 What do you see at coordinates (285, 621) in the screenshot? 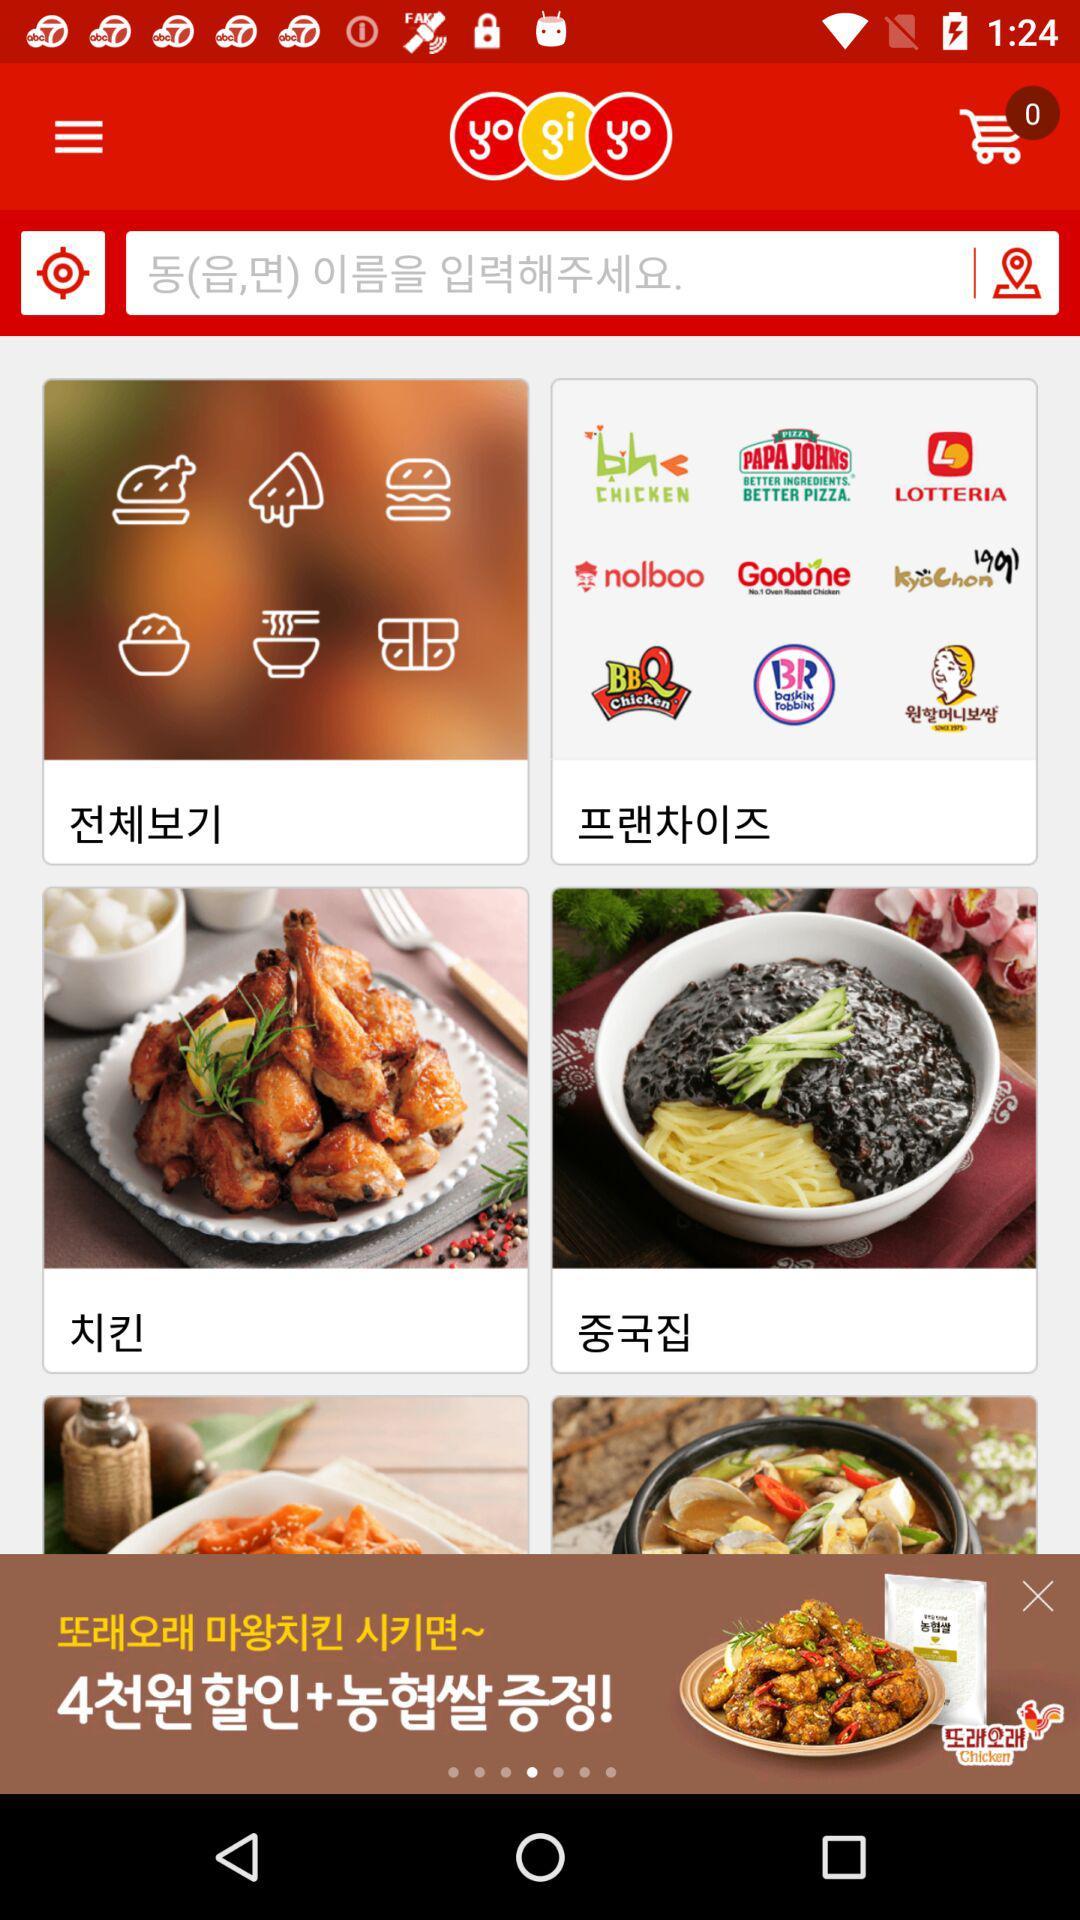
I see `the first image from left` at bounding box center [285, 621].